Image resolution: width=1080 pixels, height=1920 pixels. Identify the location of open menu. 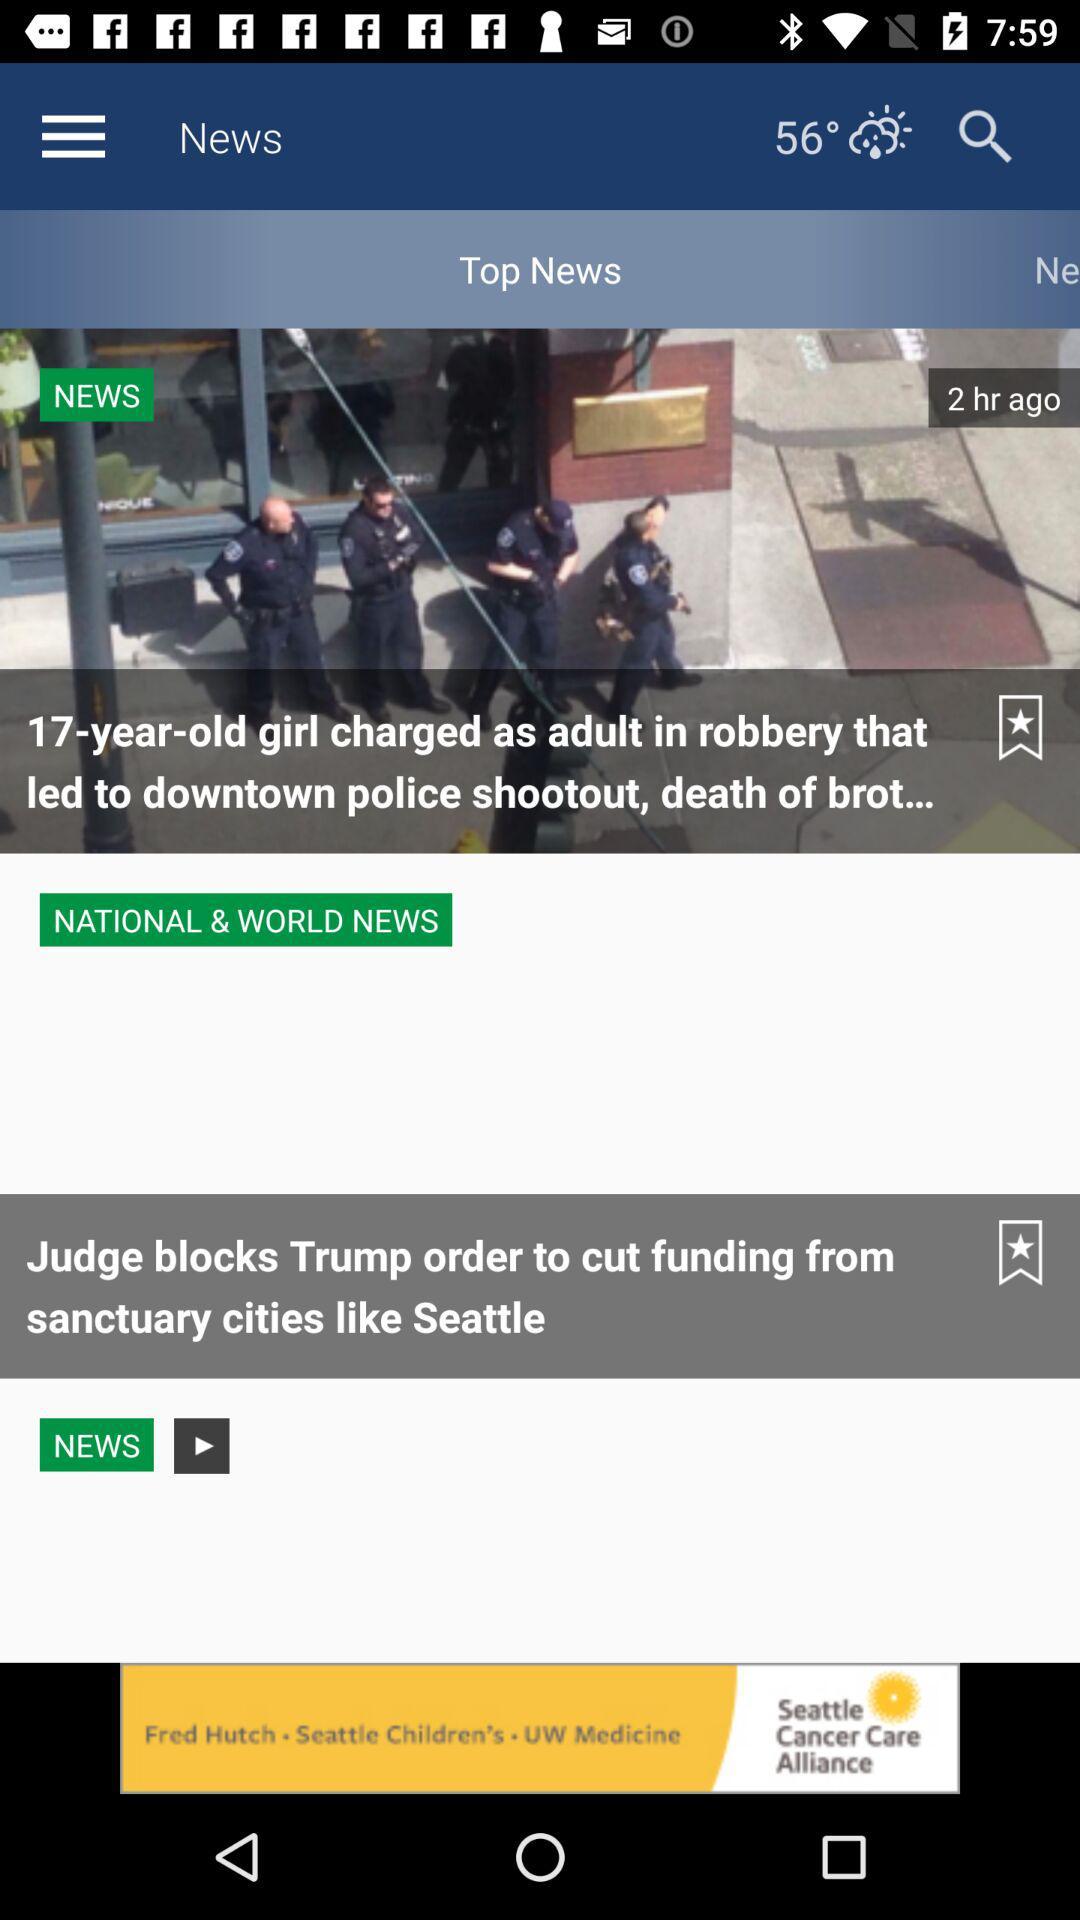
(72, 135).